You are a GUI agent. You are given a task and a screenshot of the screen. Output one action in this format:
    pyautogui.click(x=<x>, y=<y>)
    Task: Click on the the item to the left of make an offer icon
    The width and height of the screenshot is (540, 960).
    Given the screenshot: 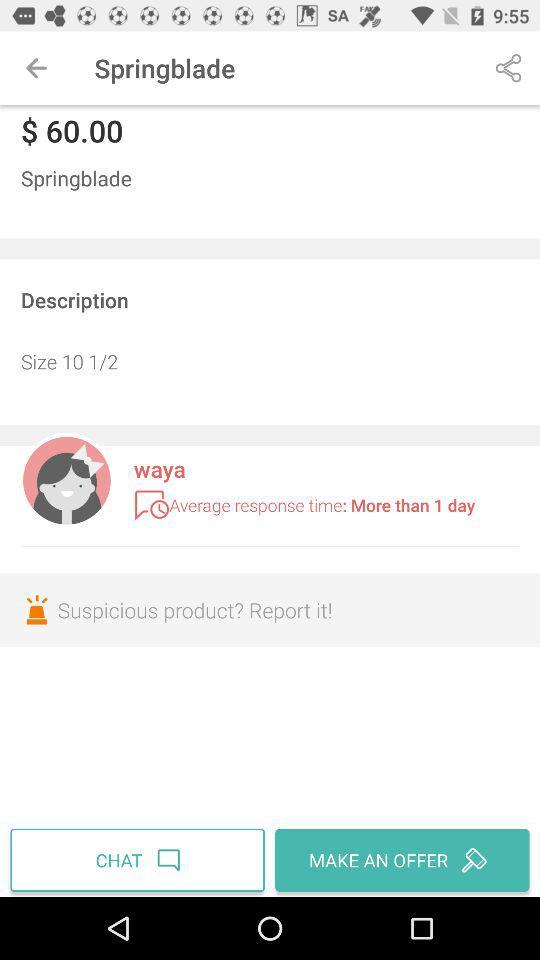 What is the action you would take?
    pyautogui.click(x=139, y=859)
    